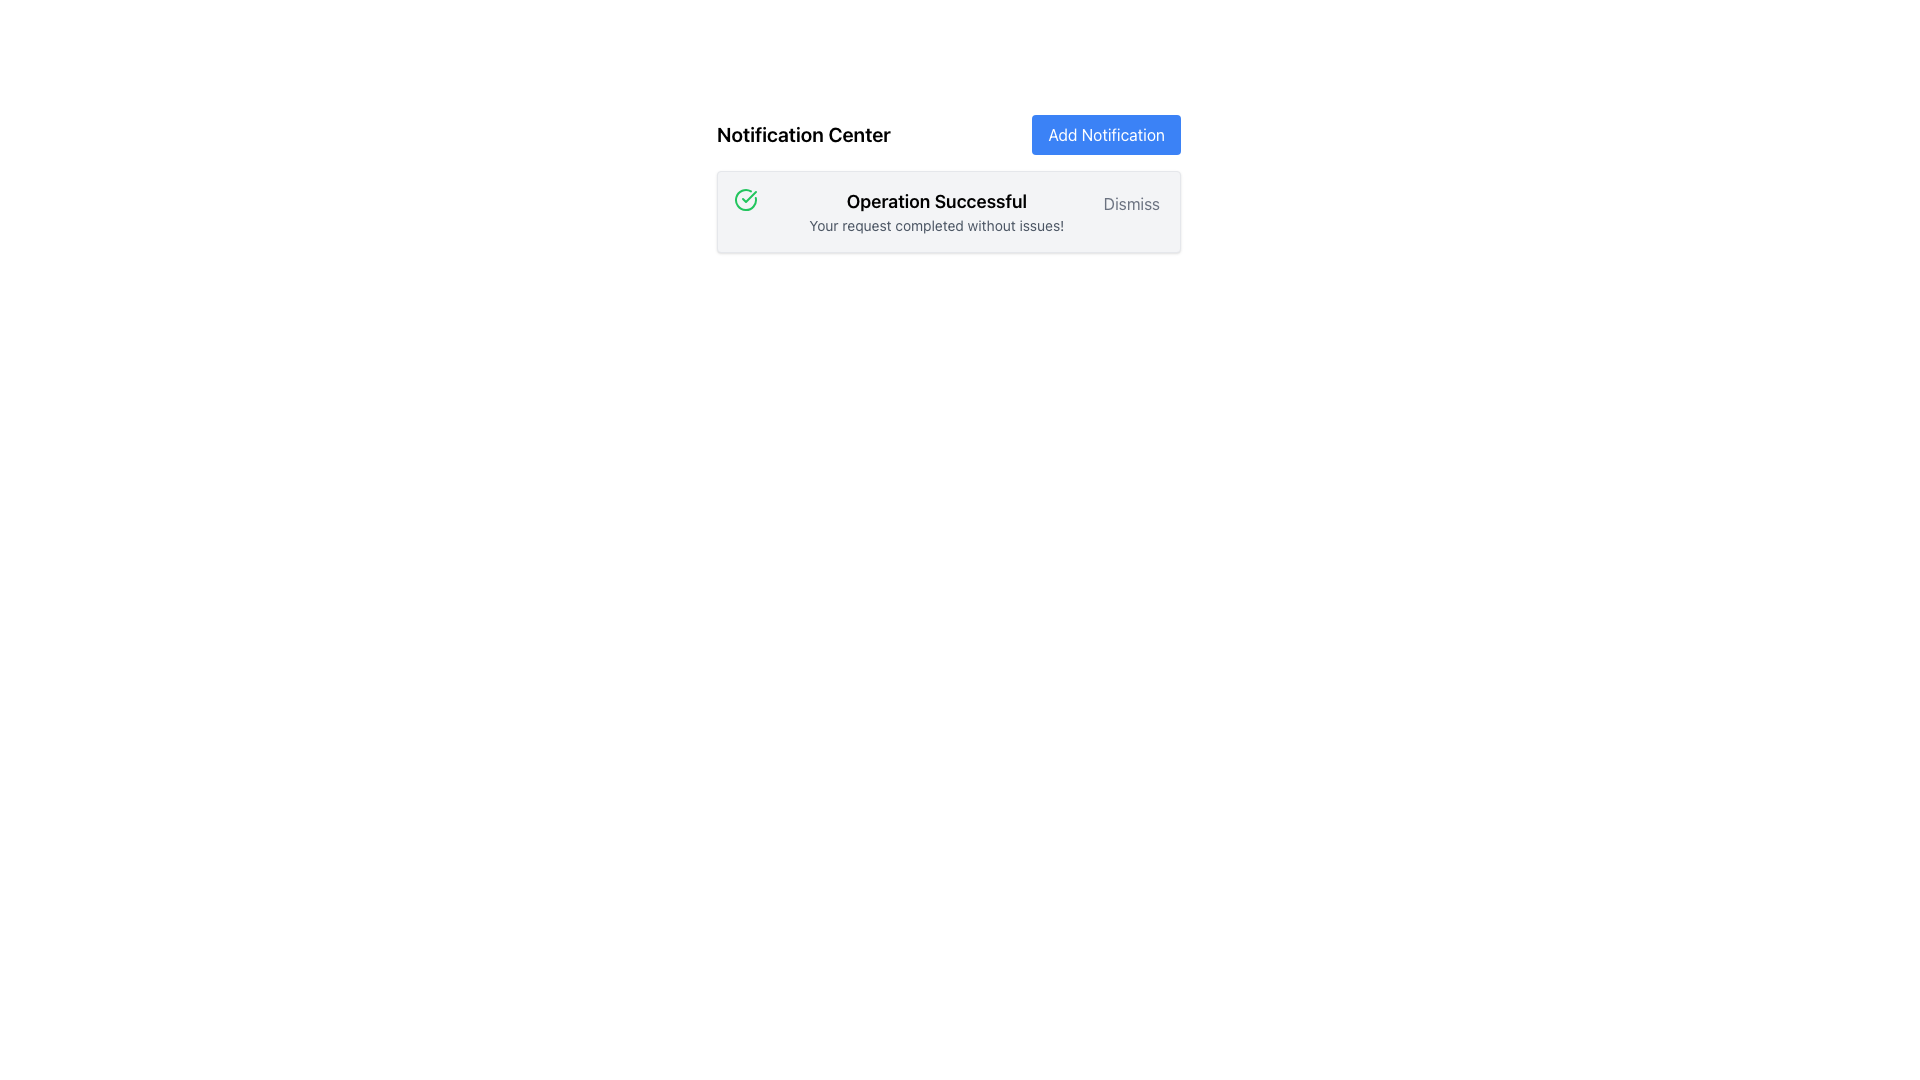 The image size is (1920, 1080). What do you see at coordinates (1131, 204) in the screenshot?
I see `the 'Dismiss' button located in the top-right corner of the notification card to observe the styling change of the text color from light gray to darker gray` at bounding box center [1131, 204].